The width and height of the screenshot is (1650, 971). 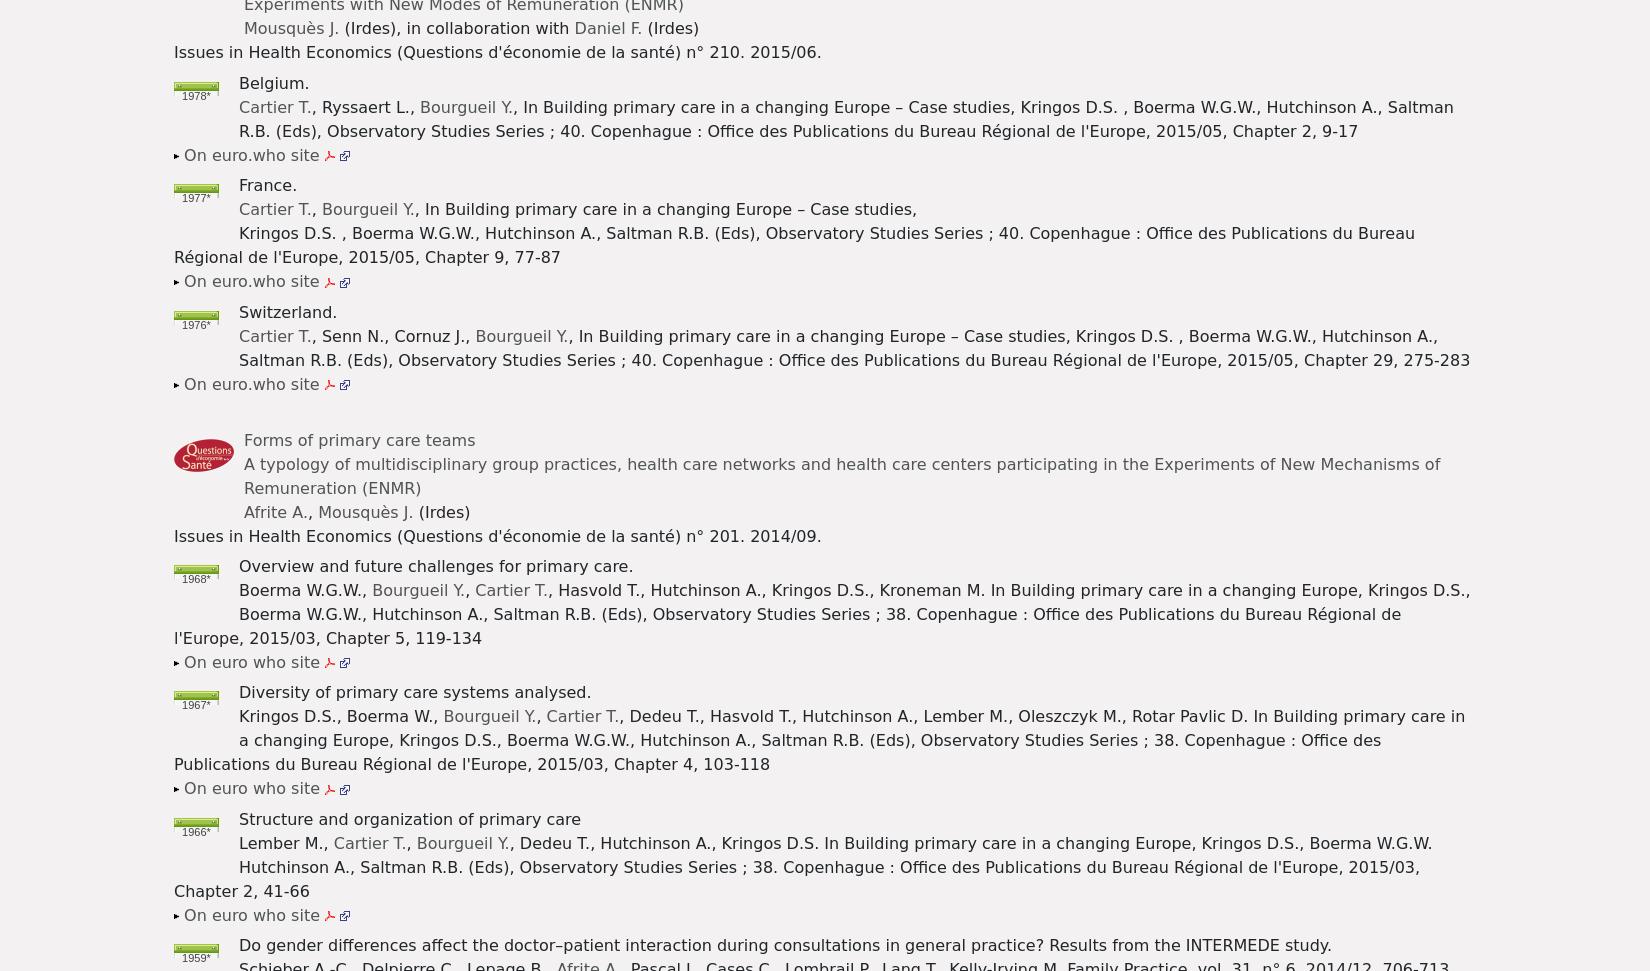 What do you see at coordinates (819, 360) in the screenshot?
I see `'Polychrome study: establishing a typology of chronic diseases in general medicine, for an analysis of the multi-prescriptions. Clerc P., Lebreton J.,'` at bounding box center [819, 360].